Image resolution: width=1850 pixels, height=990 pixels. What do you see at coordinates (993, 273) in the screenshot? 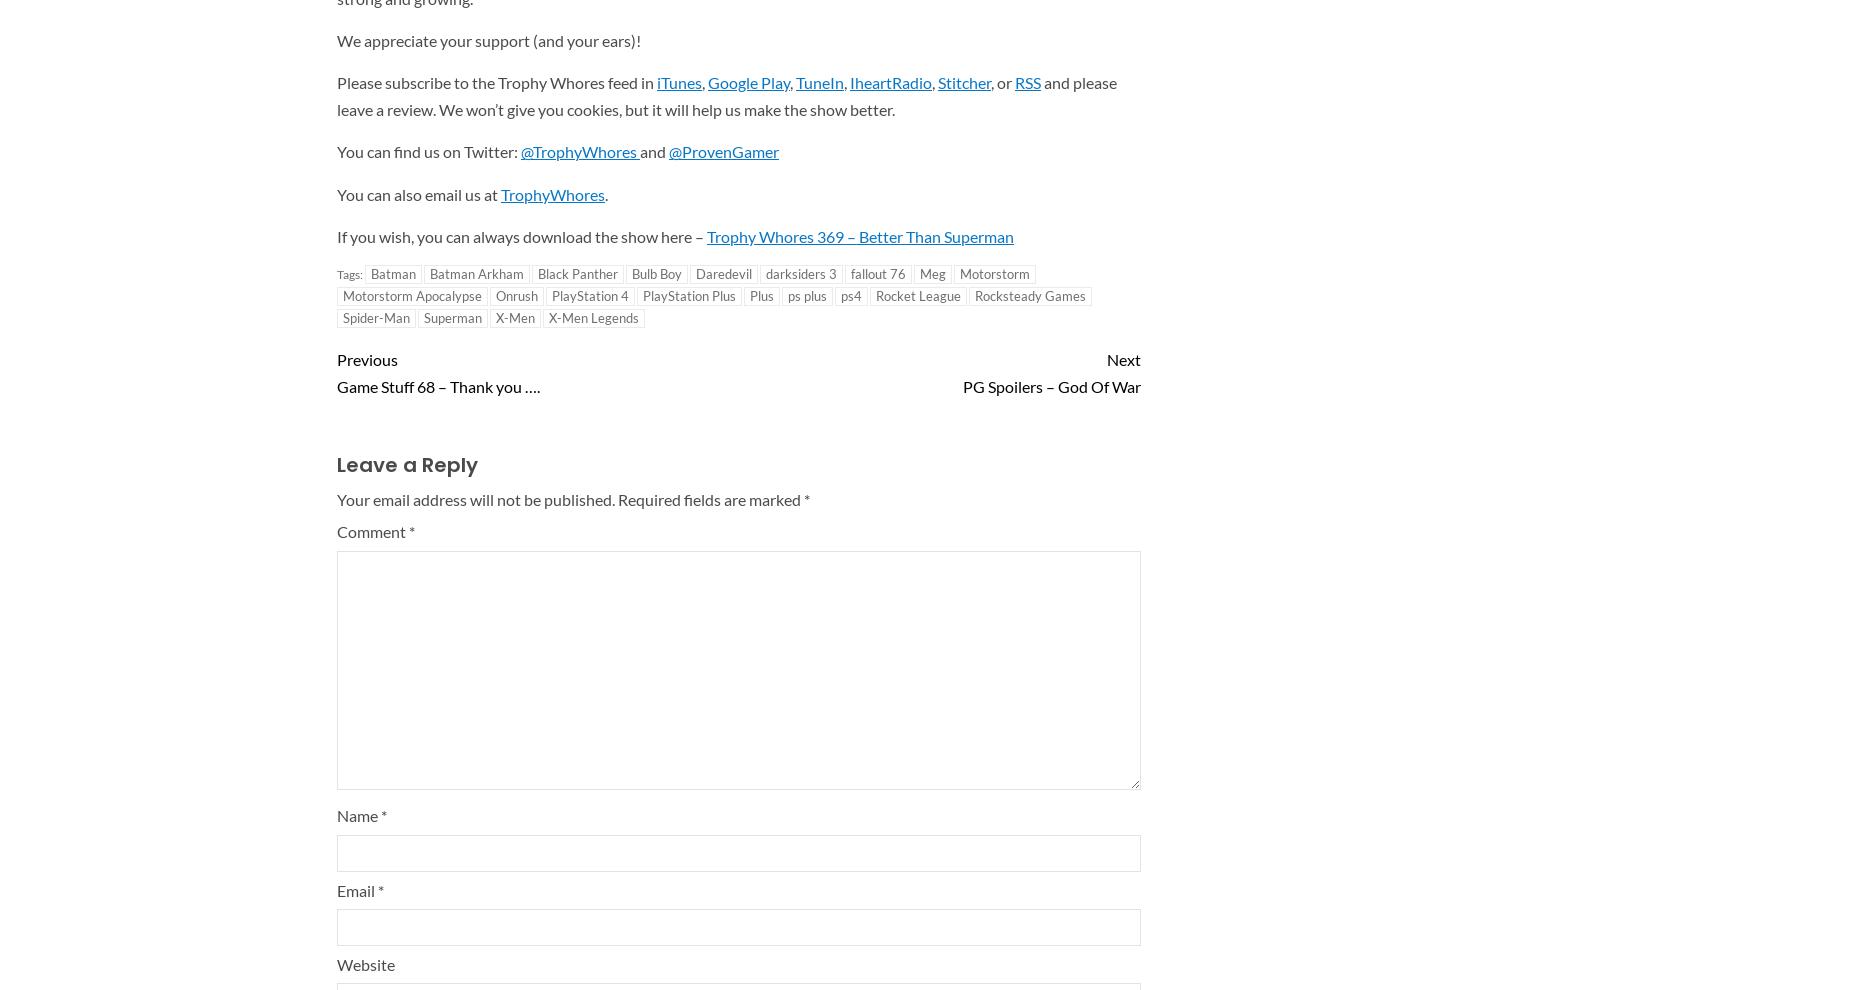
I see `'Motorstorm'` at bounding box center [993, 273].